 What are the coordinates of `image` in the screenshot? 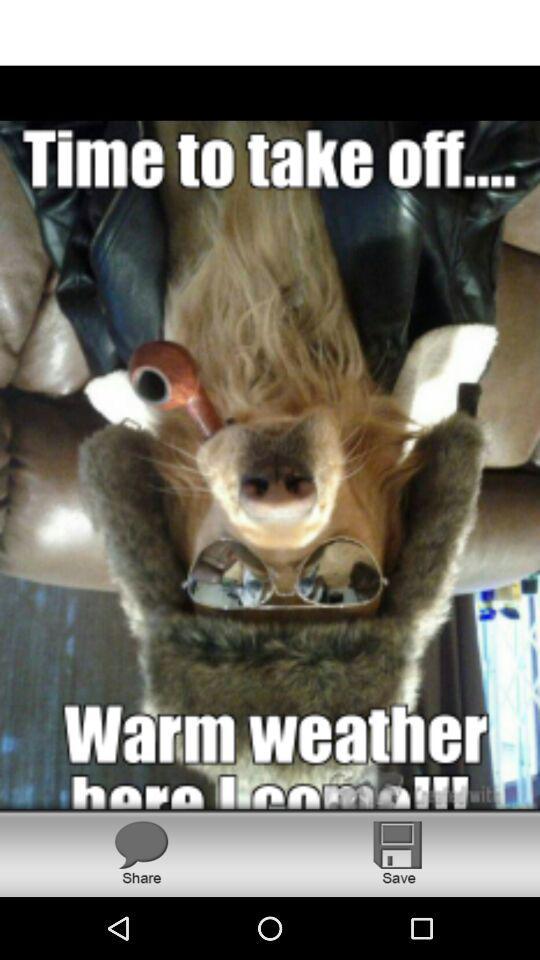 It's located at (398, 851).